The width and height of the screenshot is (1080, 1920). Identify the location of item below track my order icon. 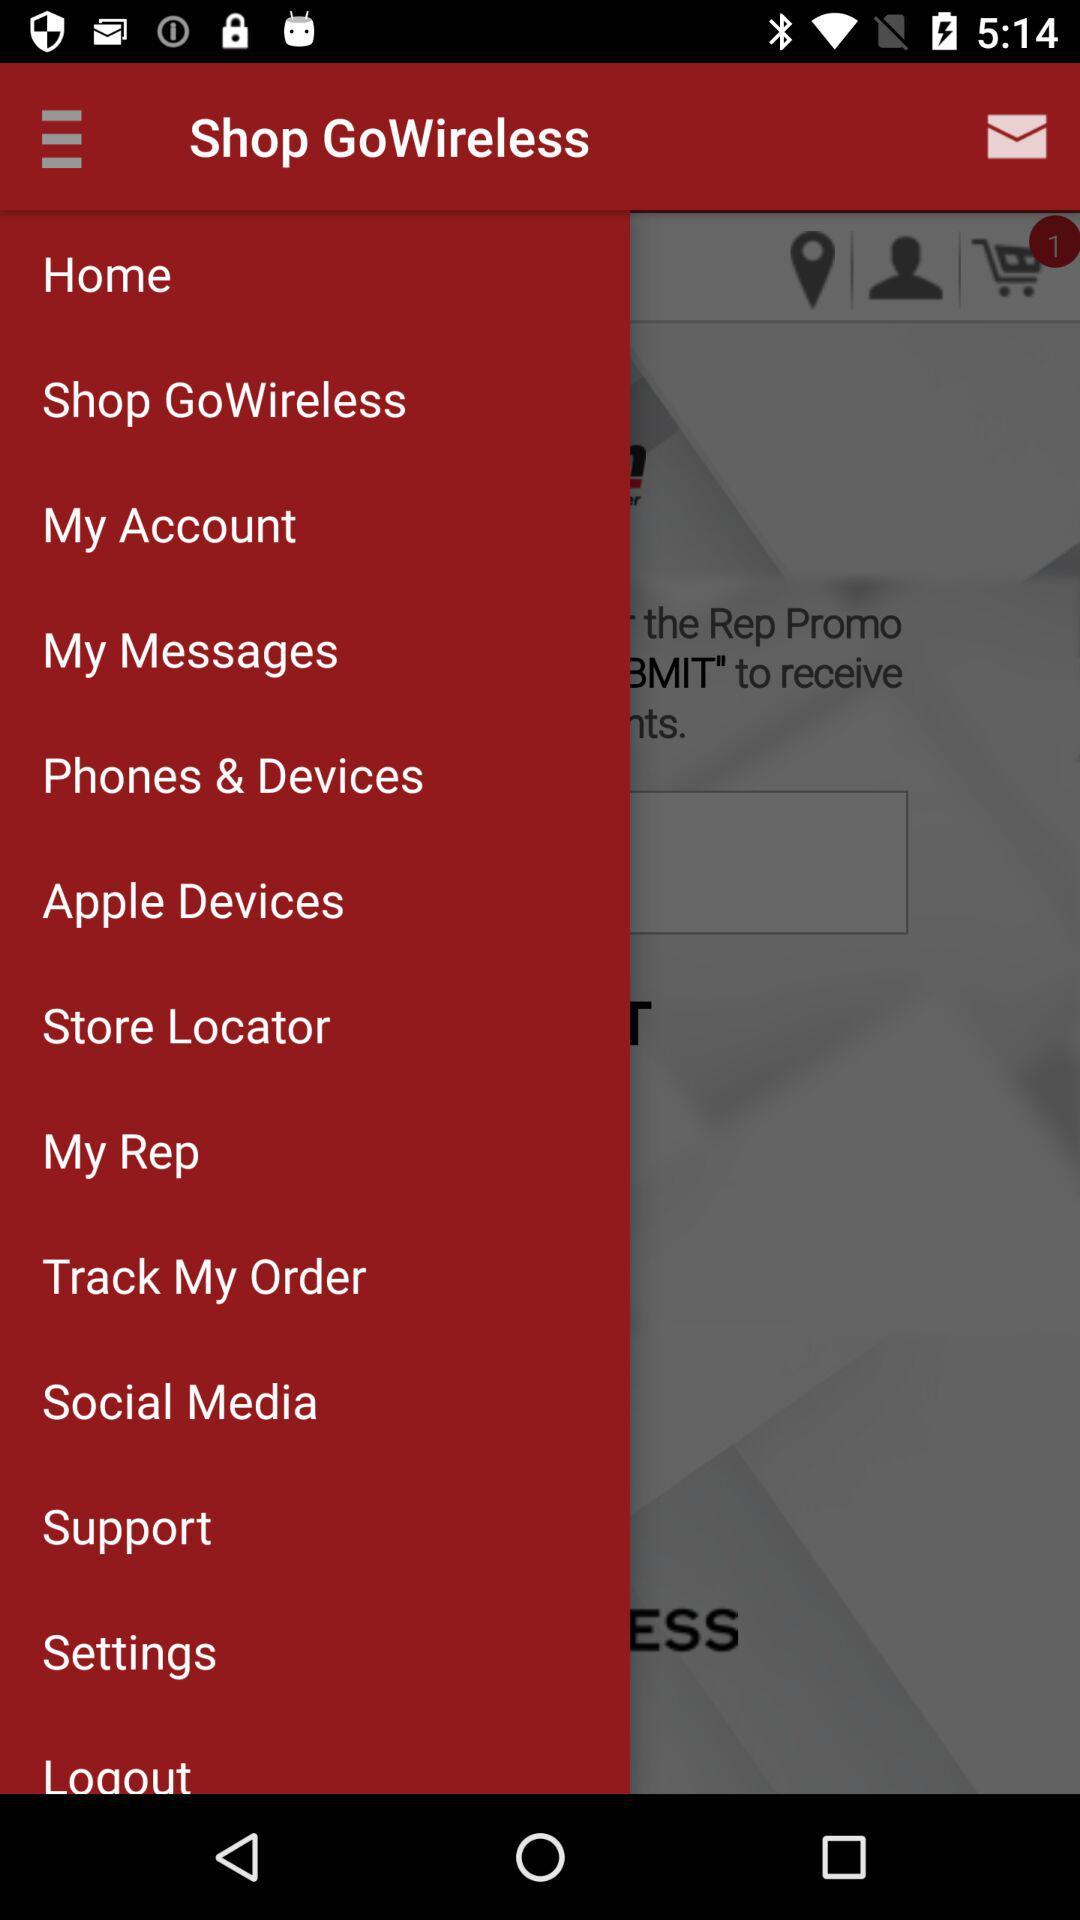
(315, 1399).